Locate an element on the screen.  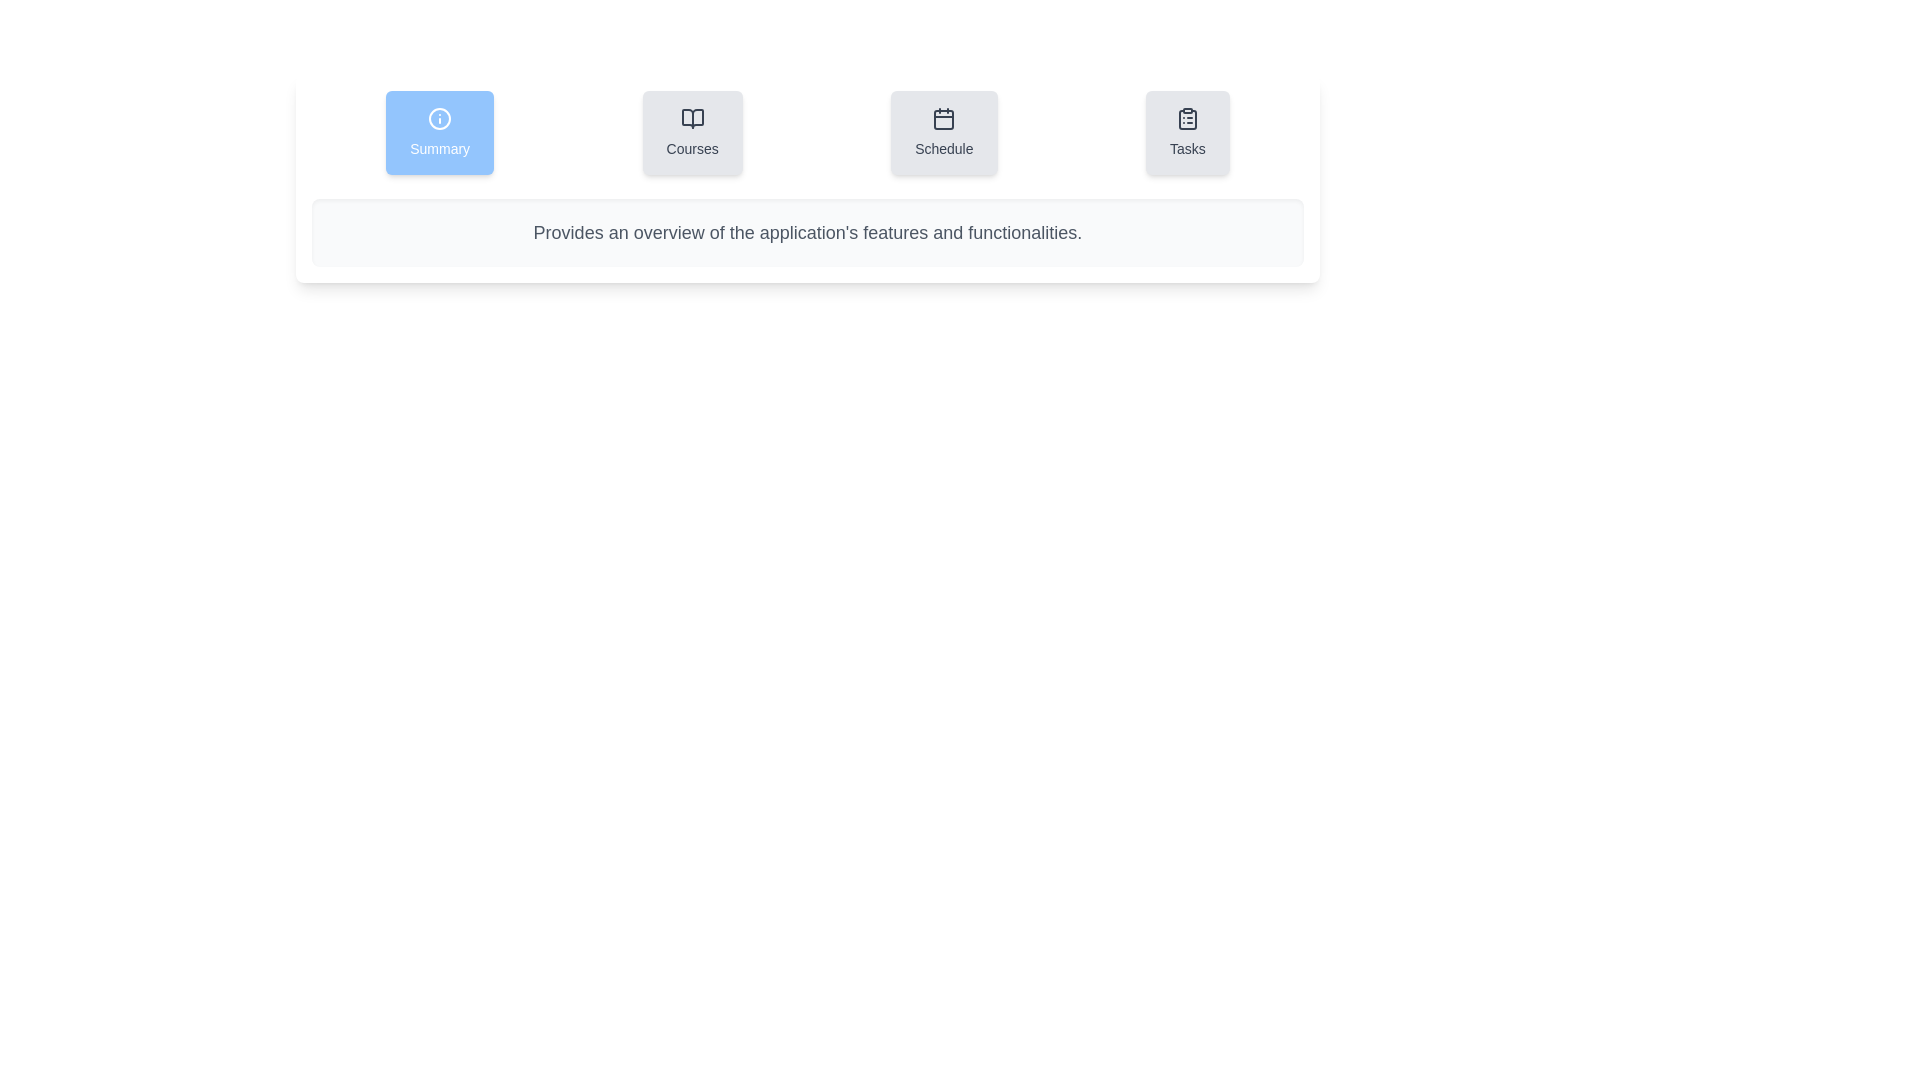
the tab labeled Schedule to observe its visual effects is located at coordinates (943, 132).